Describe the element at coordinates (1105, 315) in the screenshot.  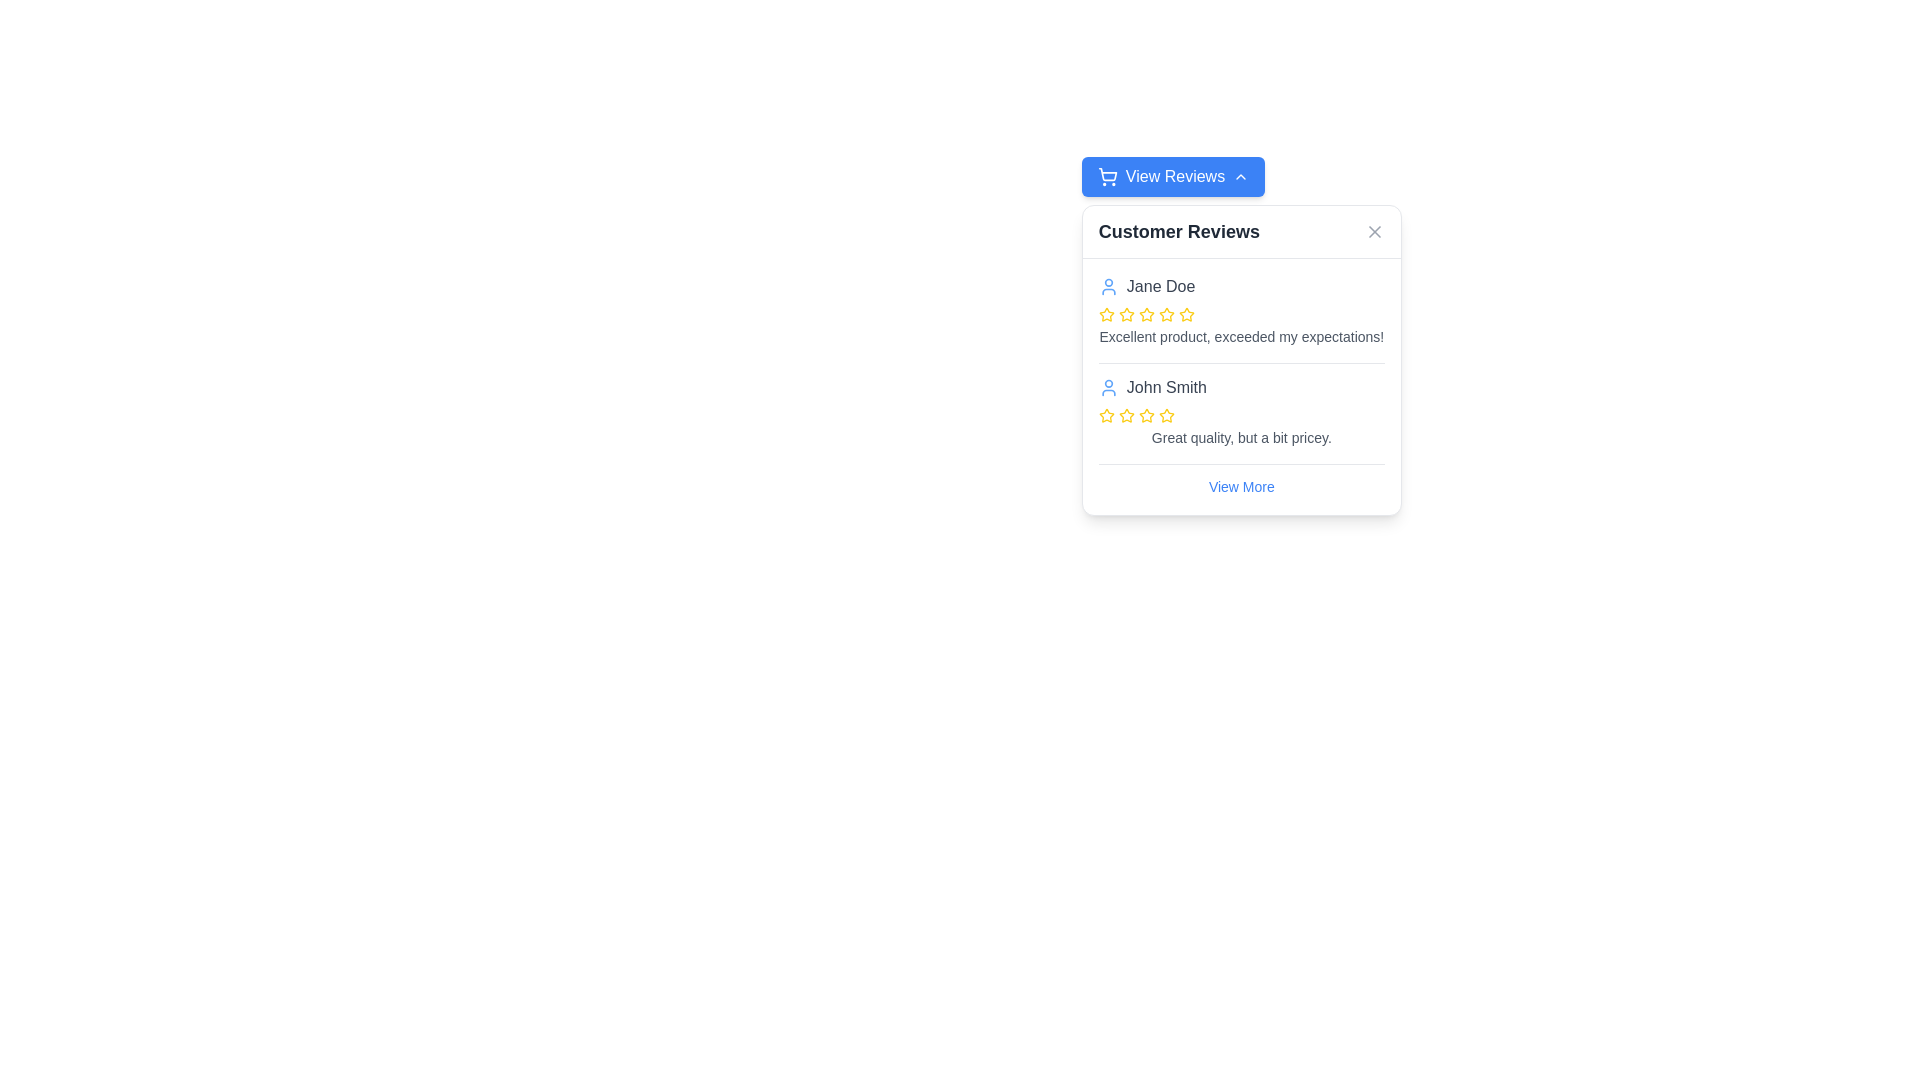
I see `the first yellow star icon representing the star rating component for the review by 'Jane Doe', located in the 'Customer Reviews' section` at that location.